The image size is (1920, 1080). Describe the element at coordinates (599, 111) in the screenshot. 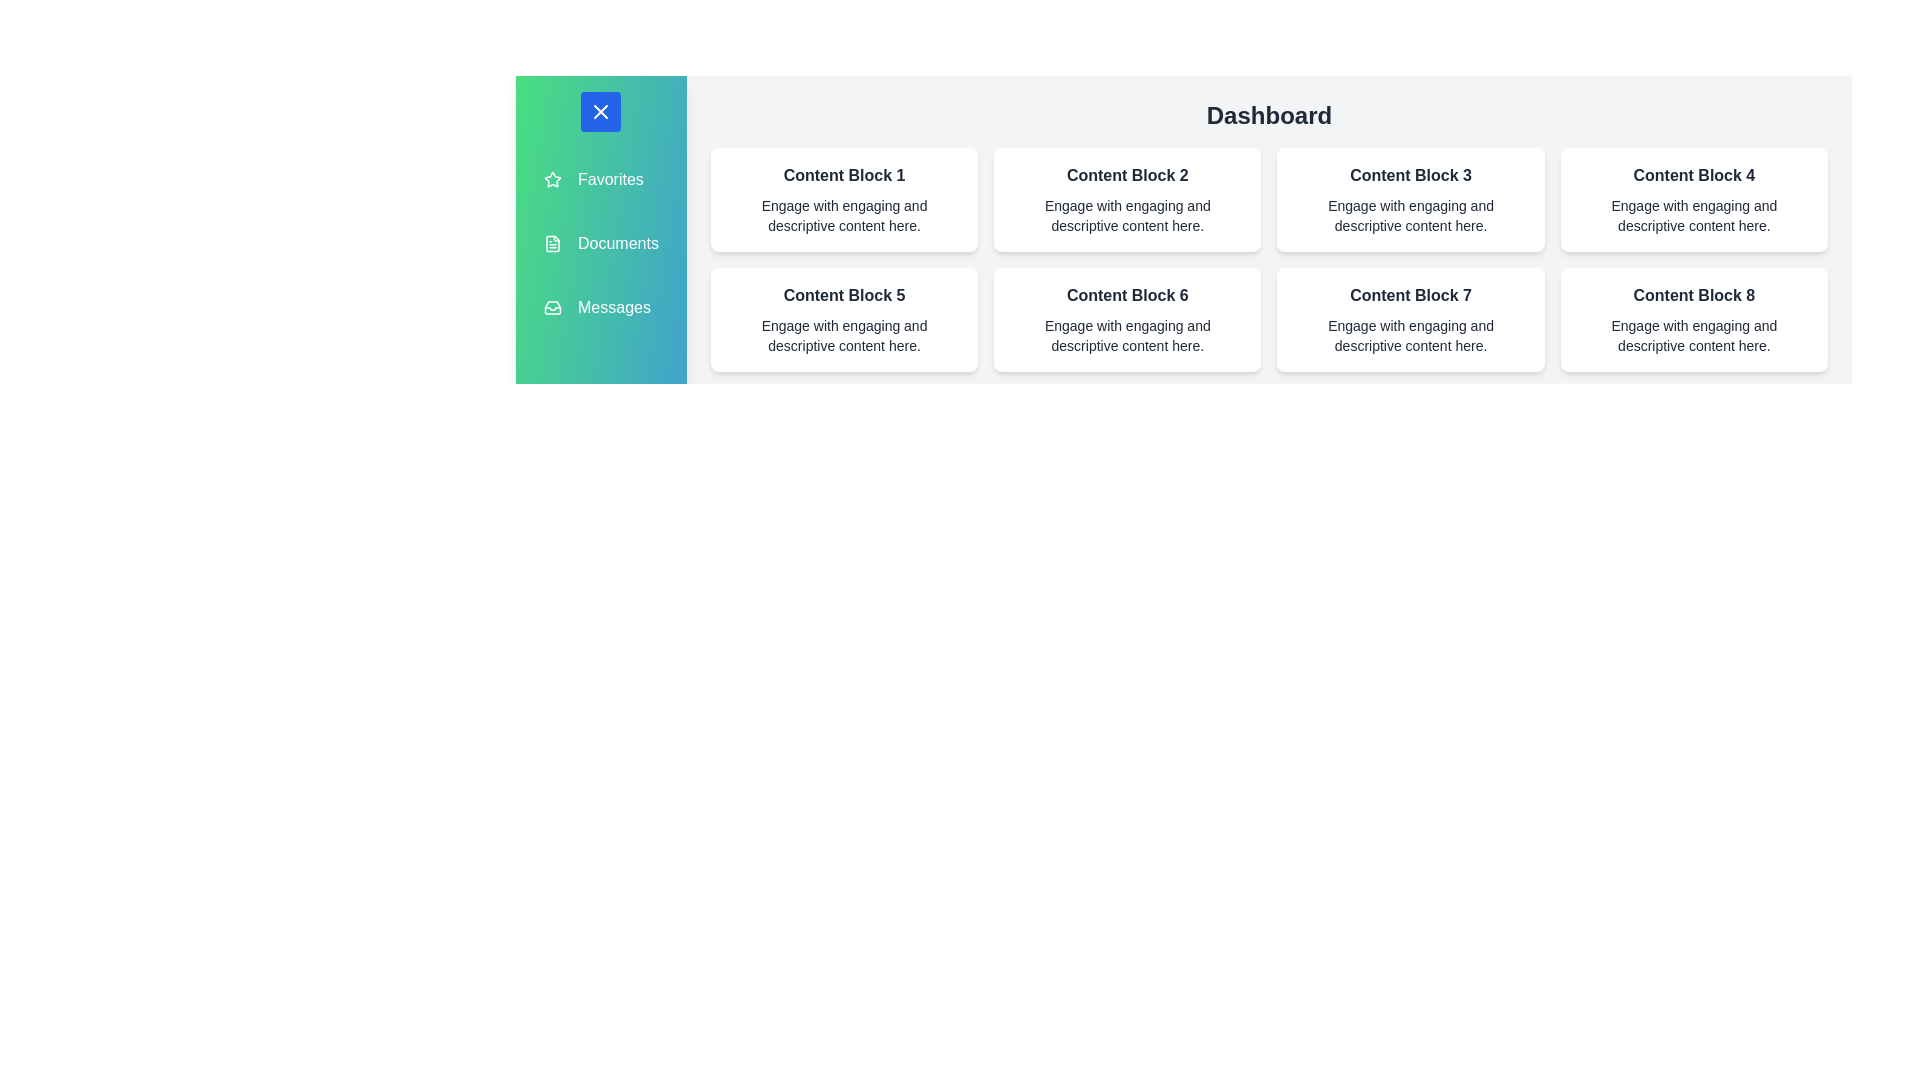

I see `toggle button to change the drawer's state` at that location.